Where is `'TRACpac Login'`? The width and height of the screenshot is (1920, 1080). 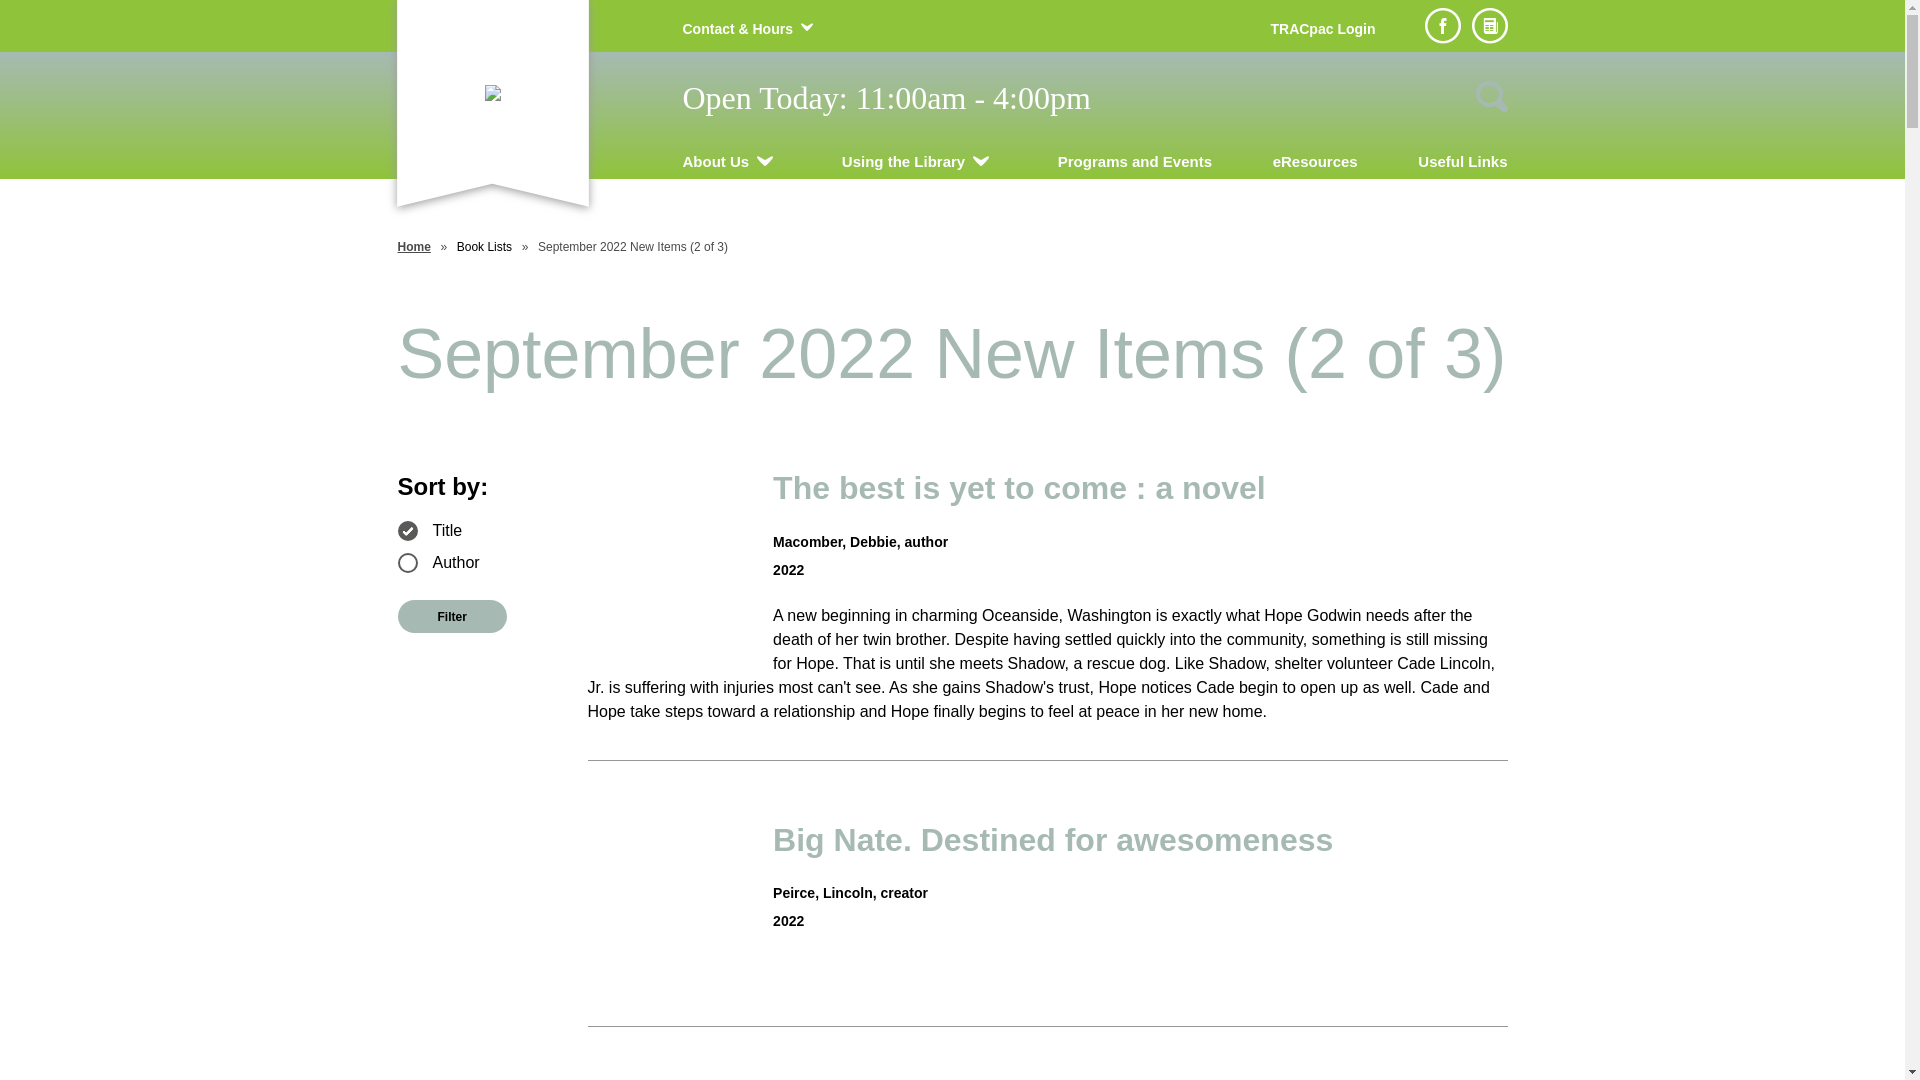
'TRACpac Login' is located at coordinates (1322, 29).